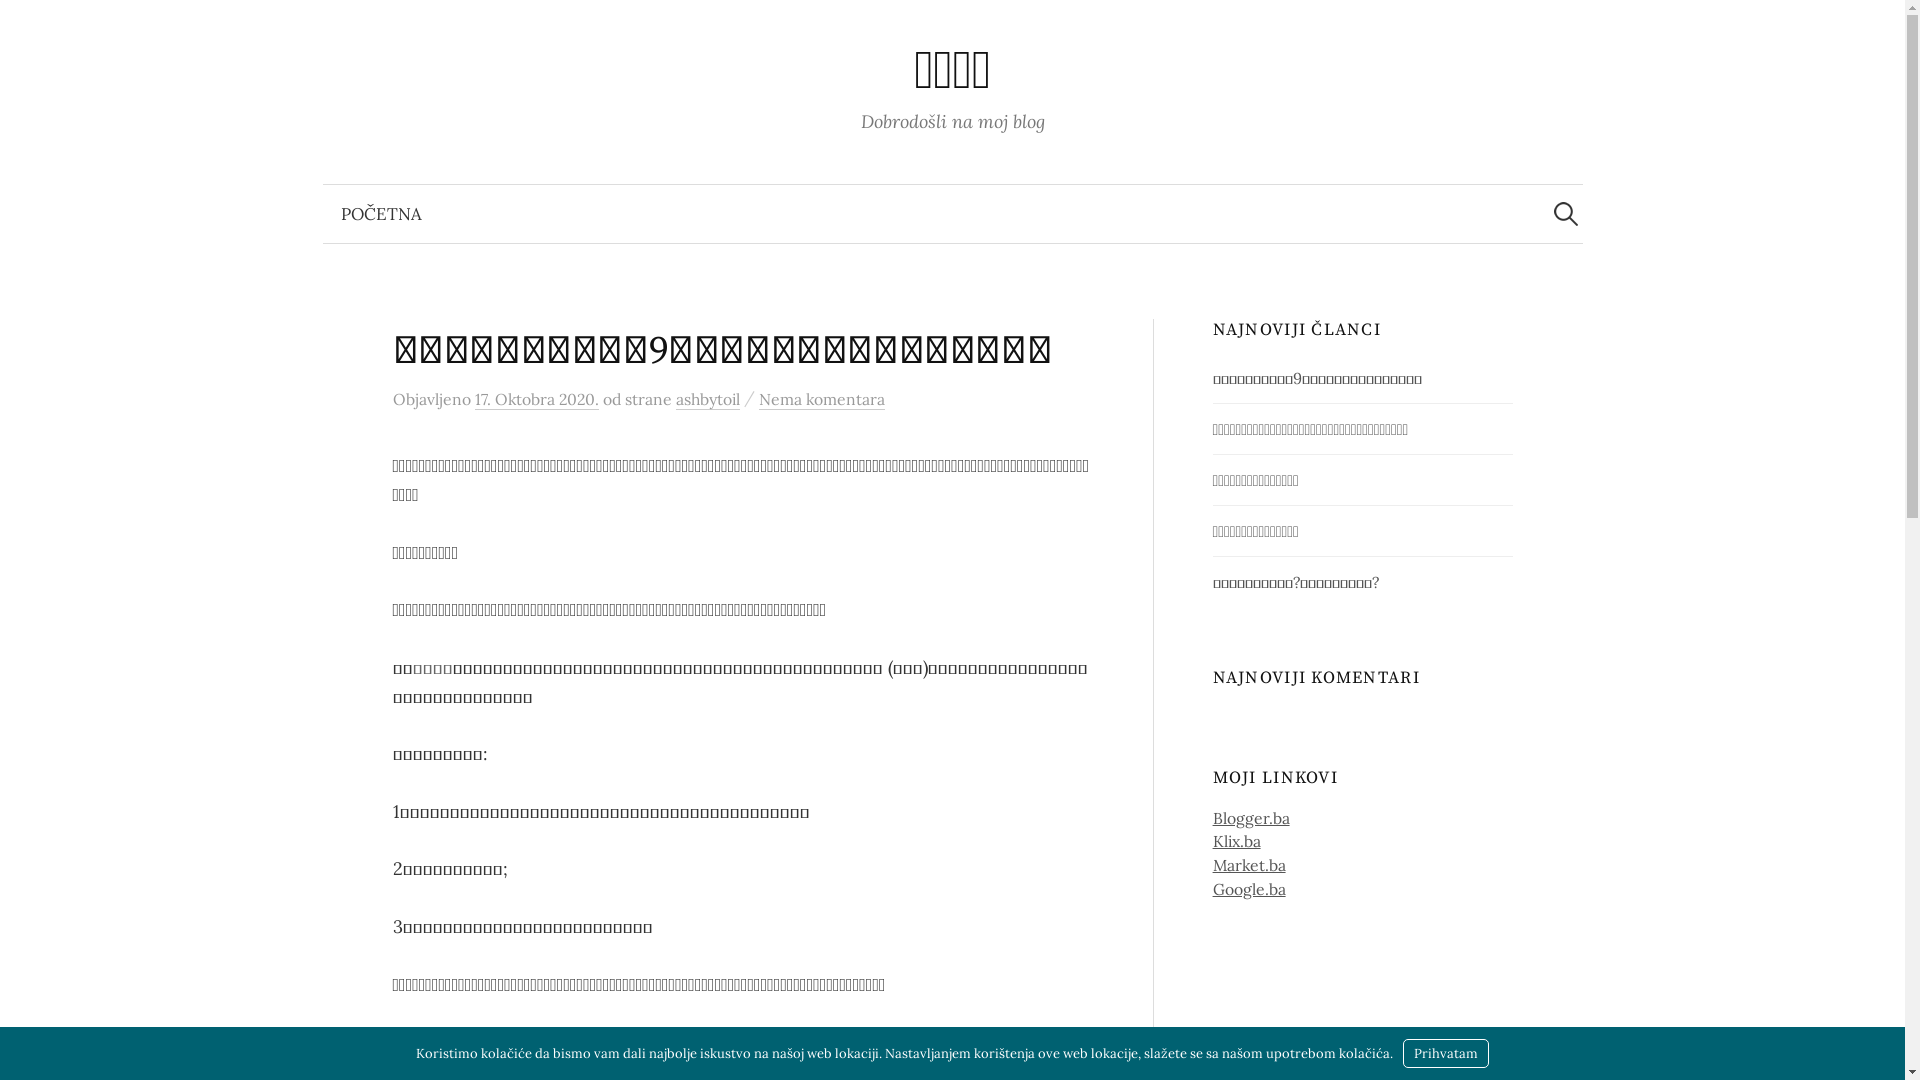 Image resolution: width=1920 pixels, height=1080 pixels. What do you see at coordinates (1236, 840) in the screenshot?
I see `'Klix.ba'` at bounding box center [1236, 840].